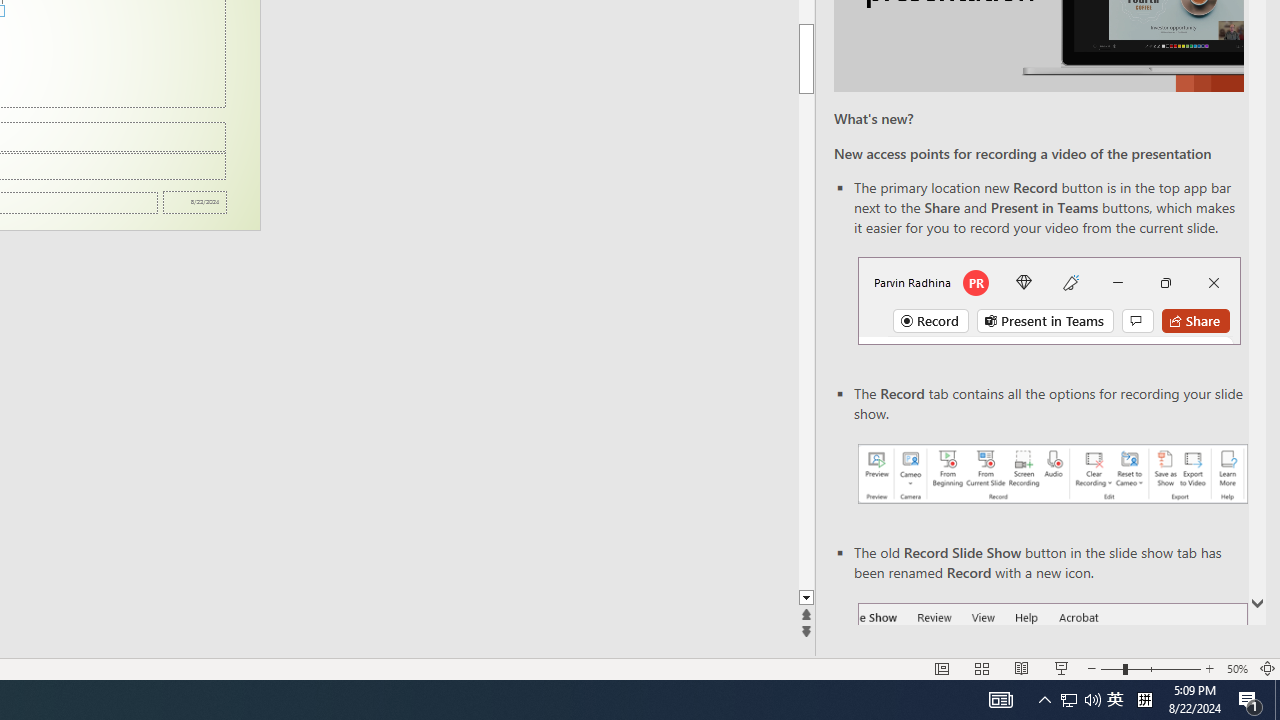 The image size is (1280, 720). What do you see at coordinates (1048, 300) in the screenshot?
I see `'Record button in top bar'` at bounding box center [1048, 300].